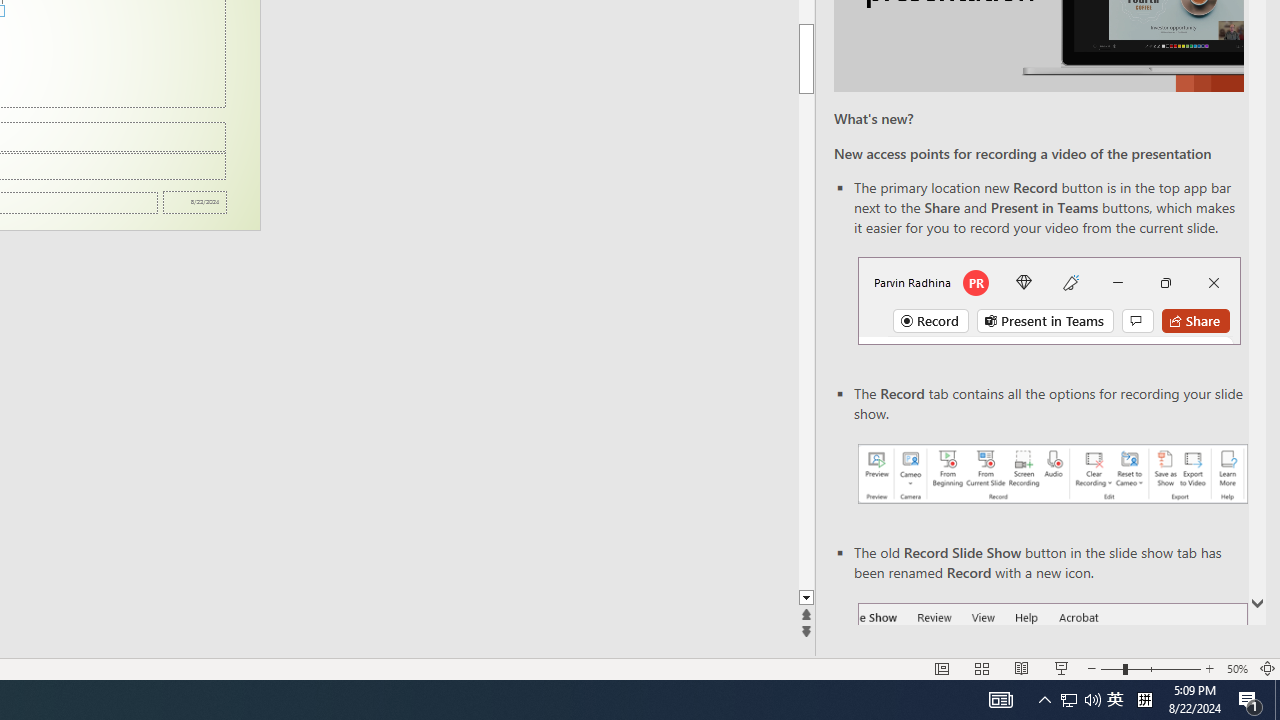 The image size is (1280, 720). What do you see at coordinates (1048, 300) in the screenshot?
I see `'Record button in top bar'` at bounding box center [1048, 300].